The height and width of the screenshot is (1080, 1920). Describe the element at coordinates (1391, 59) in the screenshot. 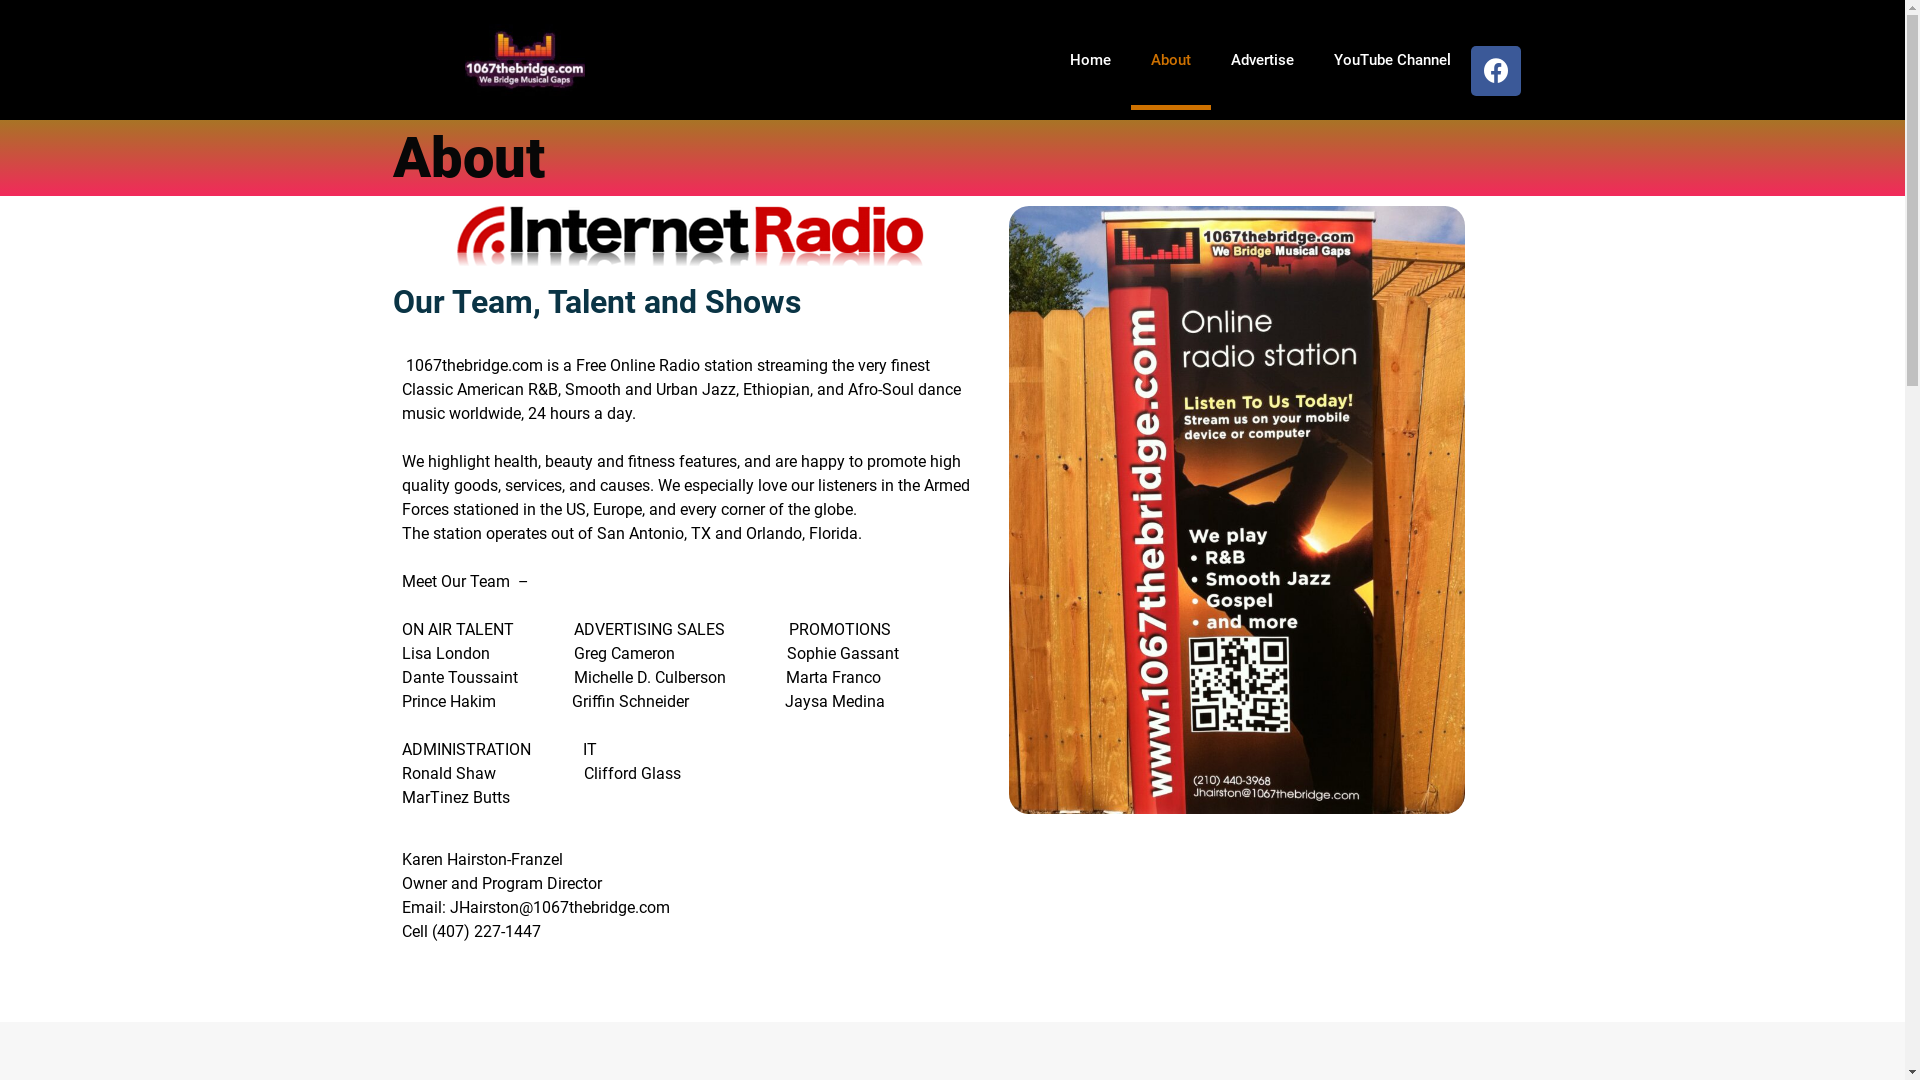

I see `'YouTube Channel'` at that location.